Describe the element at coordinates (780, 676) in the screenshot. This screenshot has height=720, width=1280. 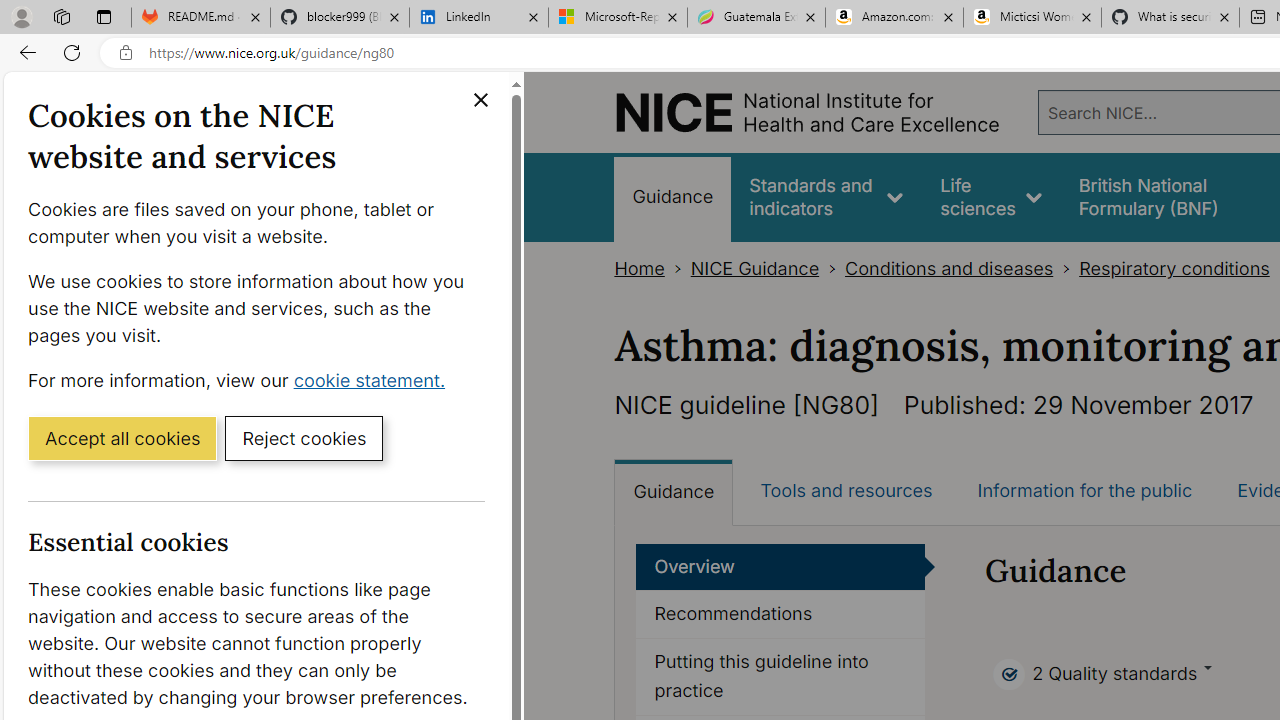
I see `'Putting this guideline into practice'` at that location.